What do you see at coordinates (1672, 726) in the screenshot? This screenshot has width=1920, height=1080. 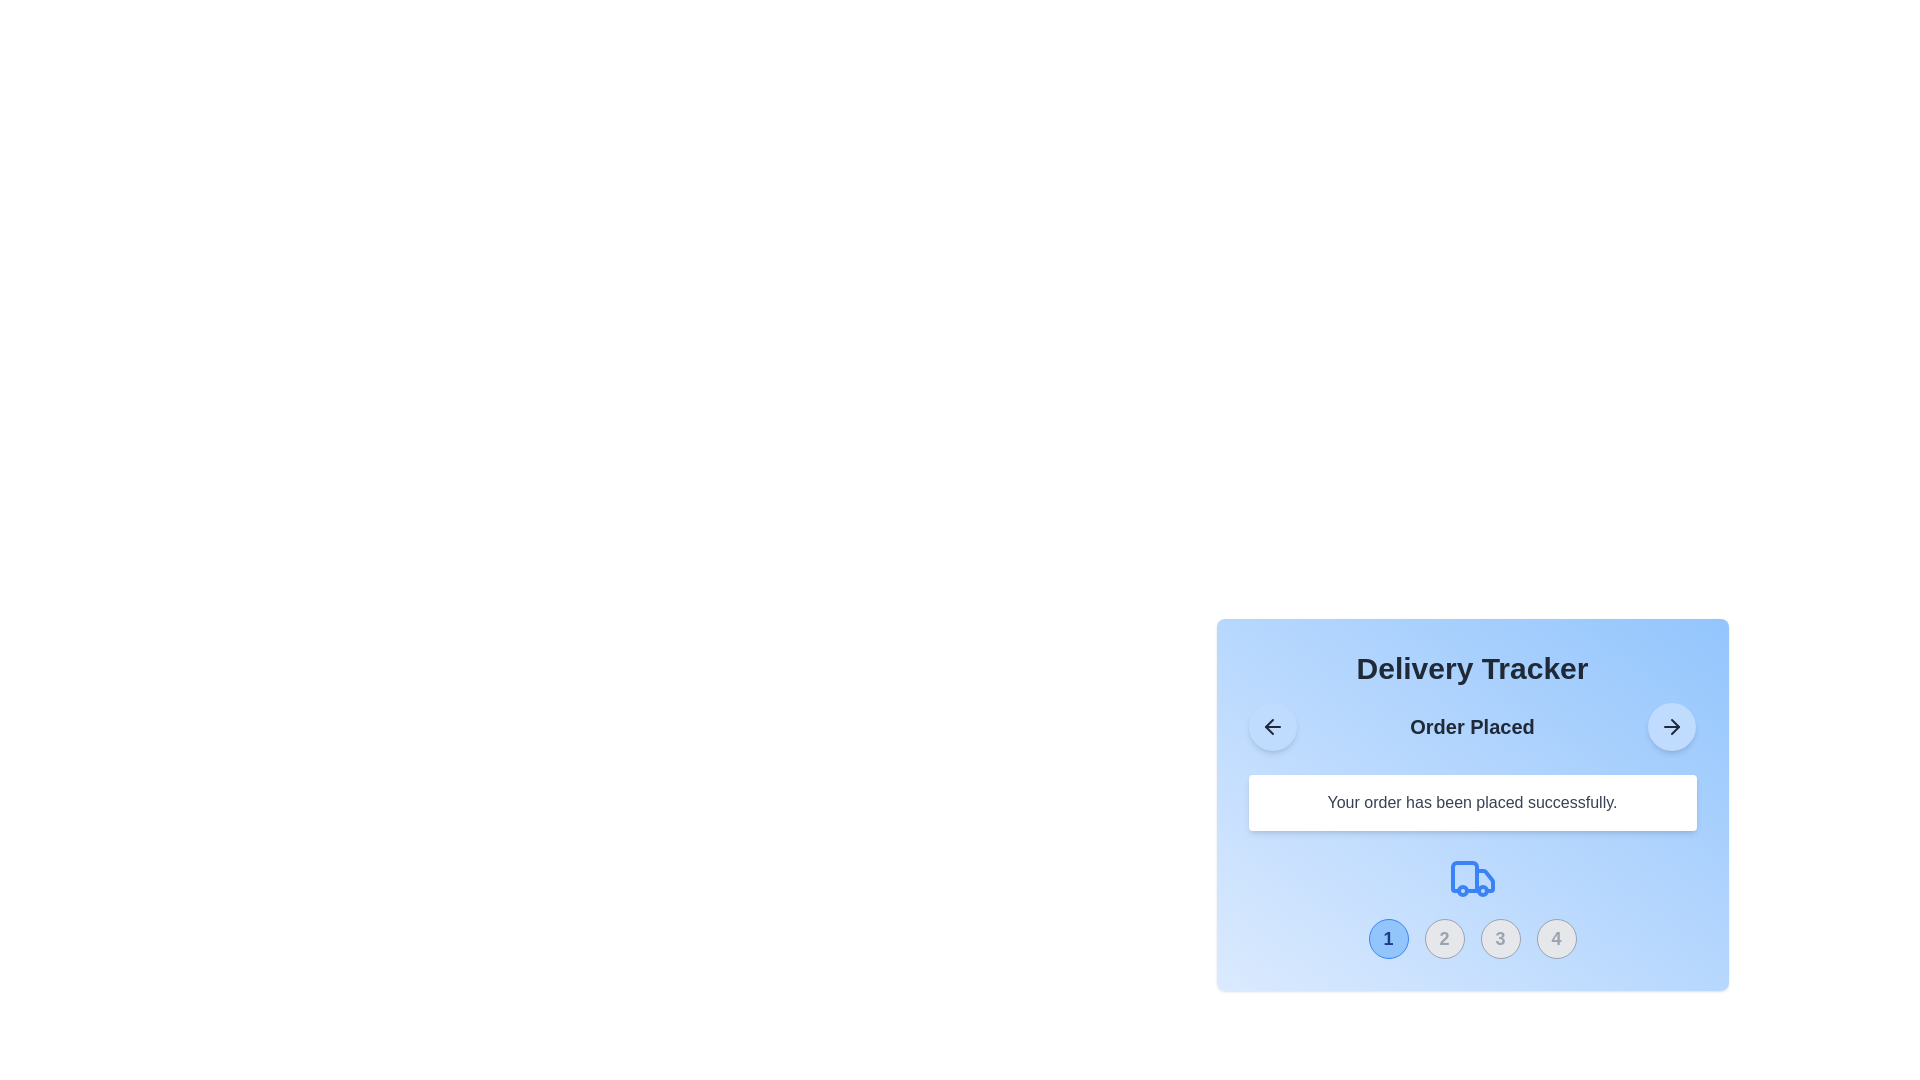 I see `the button located on the far right beside the text 'Order Placed'` at bounding box center [1672, 726].